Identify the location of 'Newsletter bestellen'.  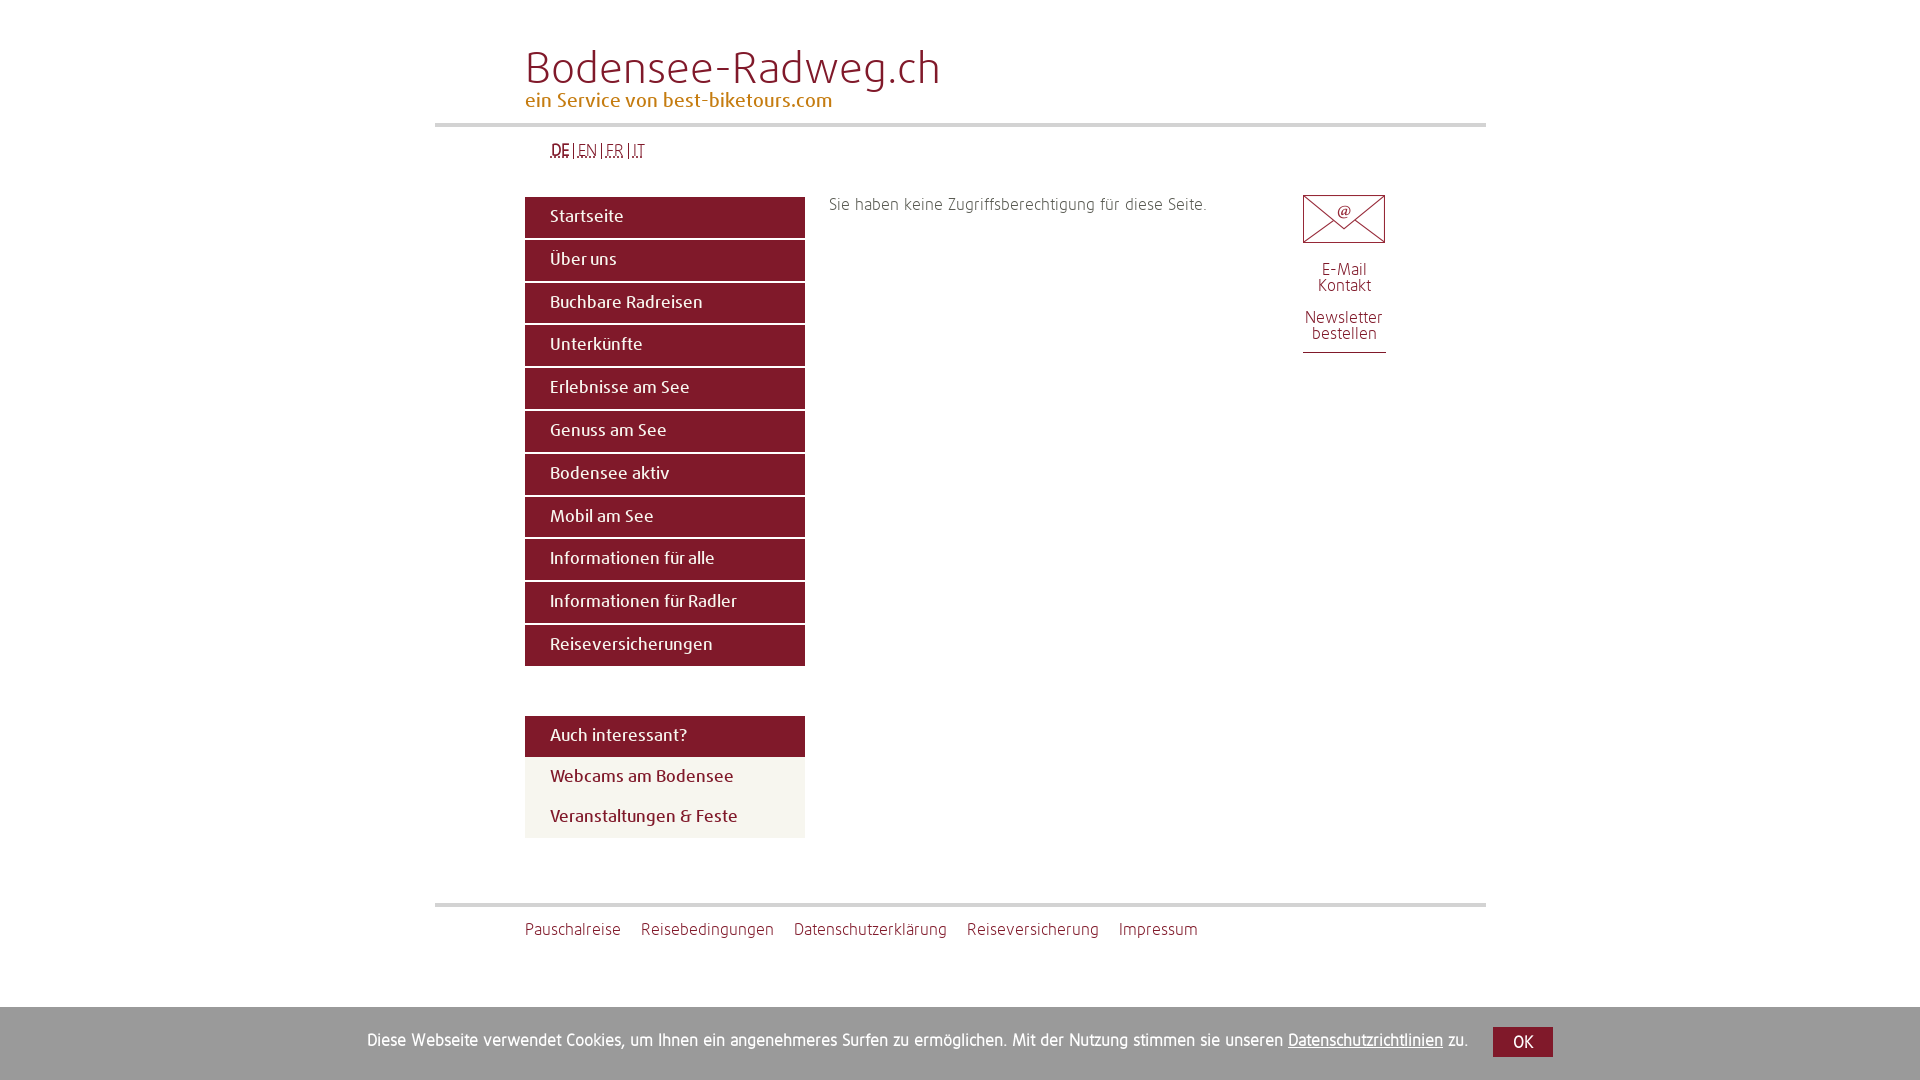
(1344, 325).